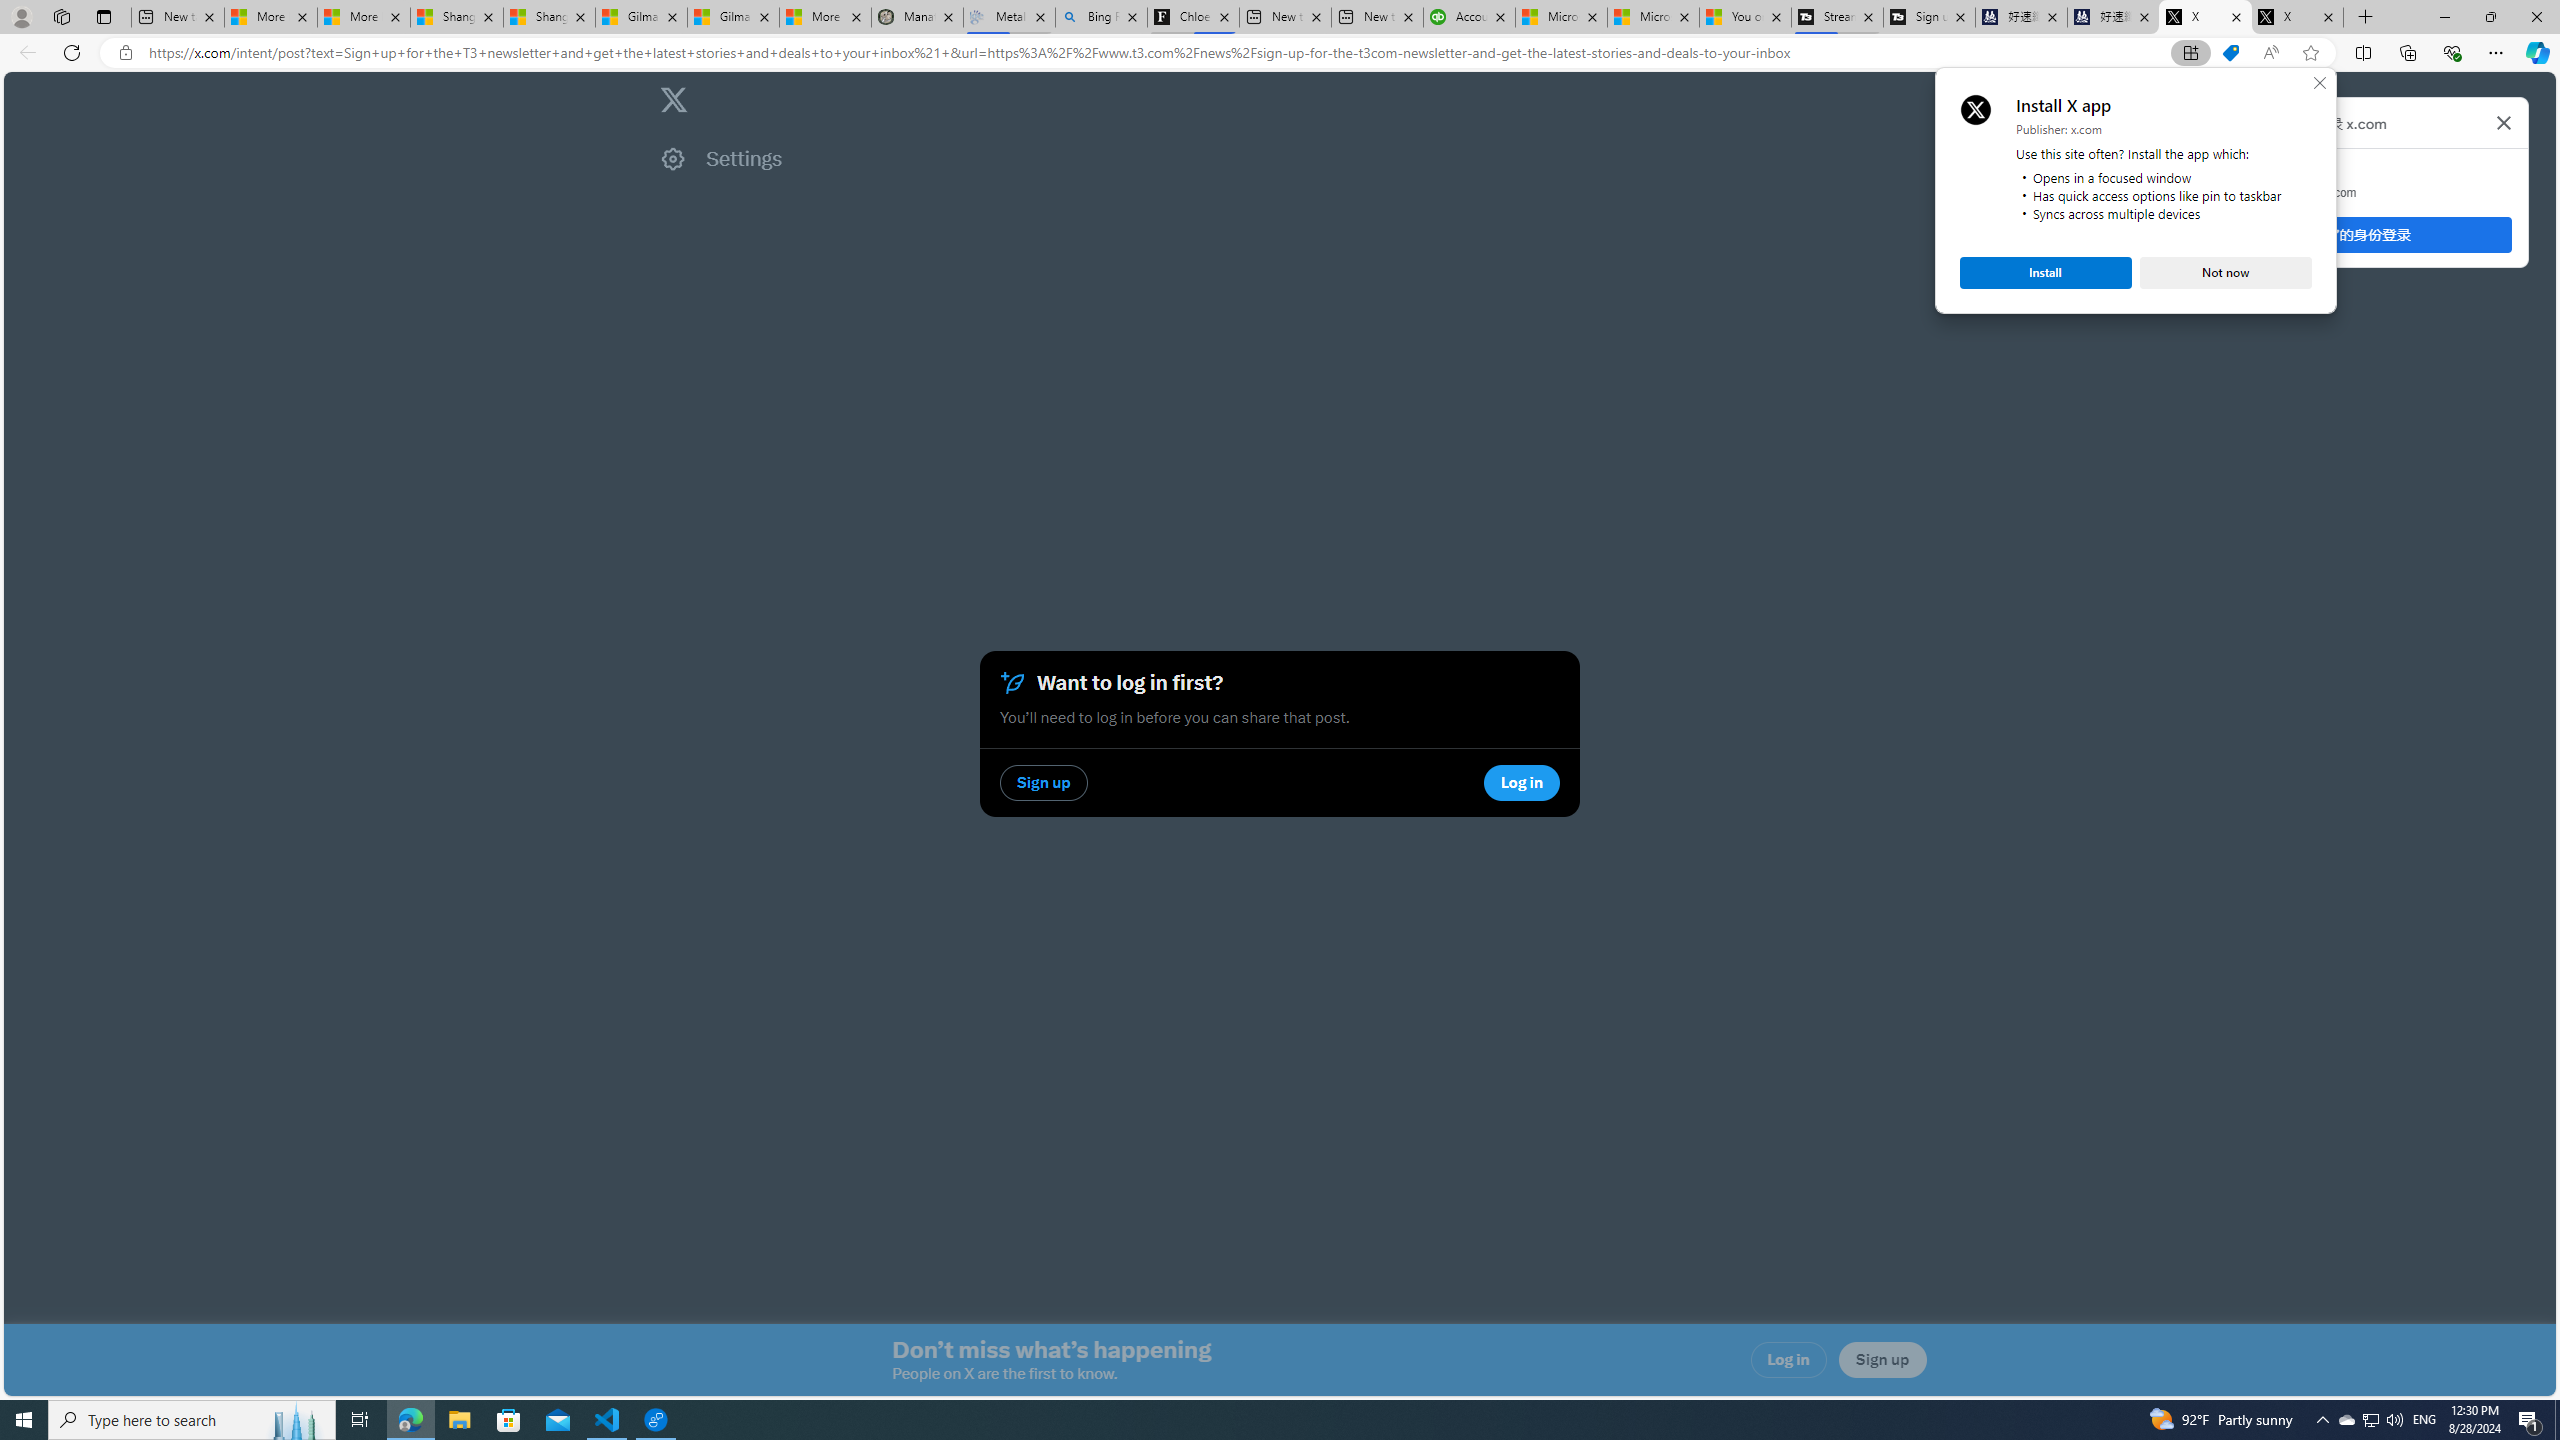  Describe the element at coordinates (2556, 1418) in the screenshot. I see `'Show desktop'` at that location.